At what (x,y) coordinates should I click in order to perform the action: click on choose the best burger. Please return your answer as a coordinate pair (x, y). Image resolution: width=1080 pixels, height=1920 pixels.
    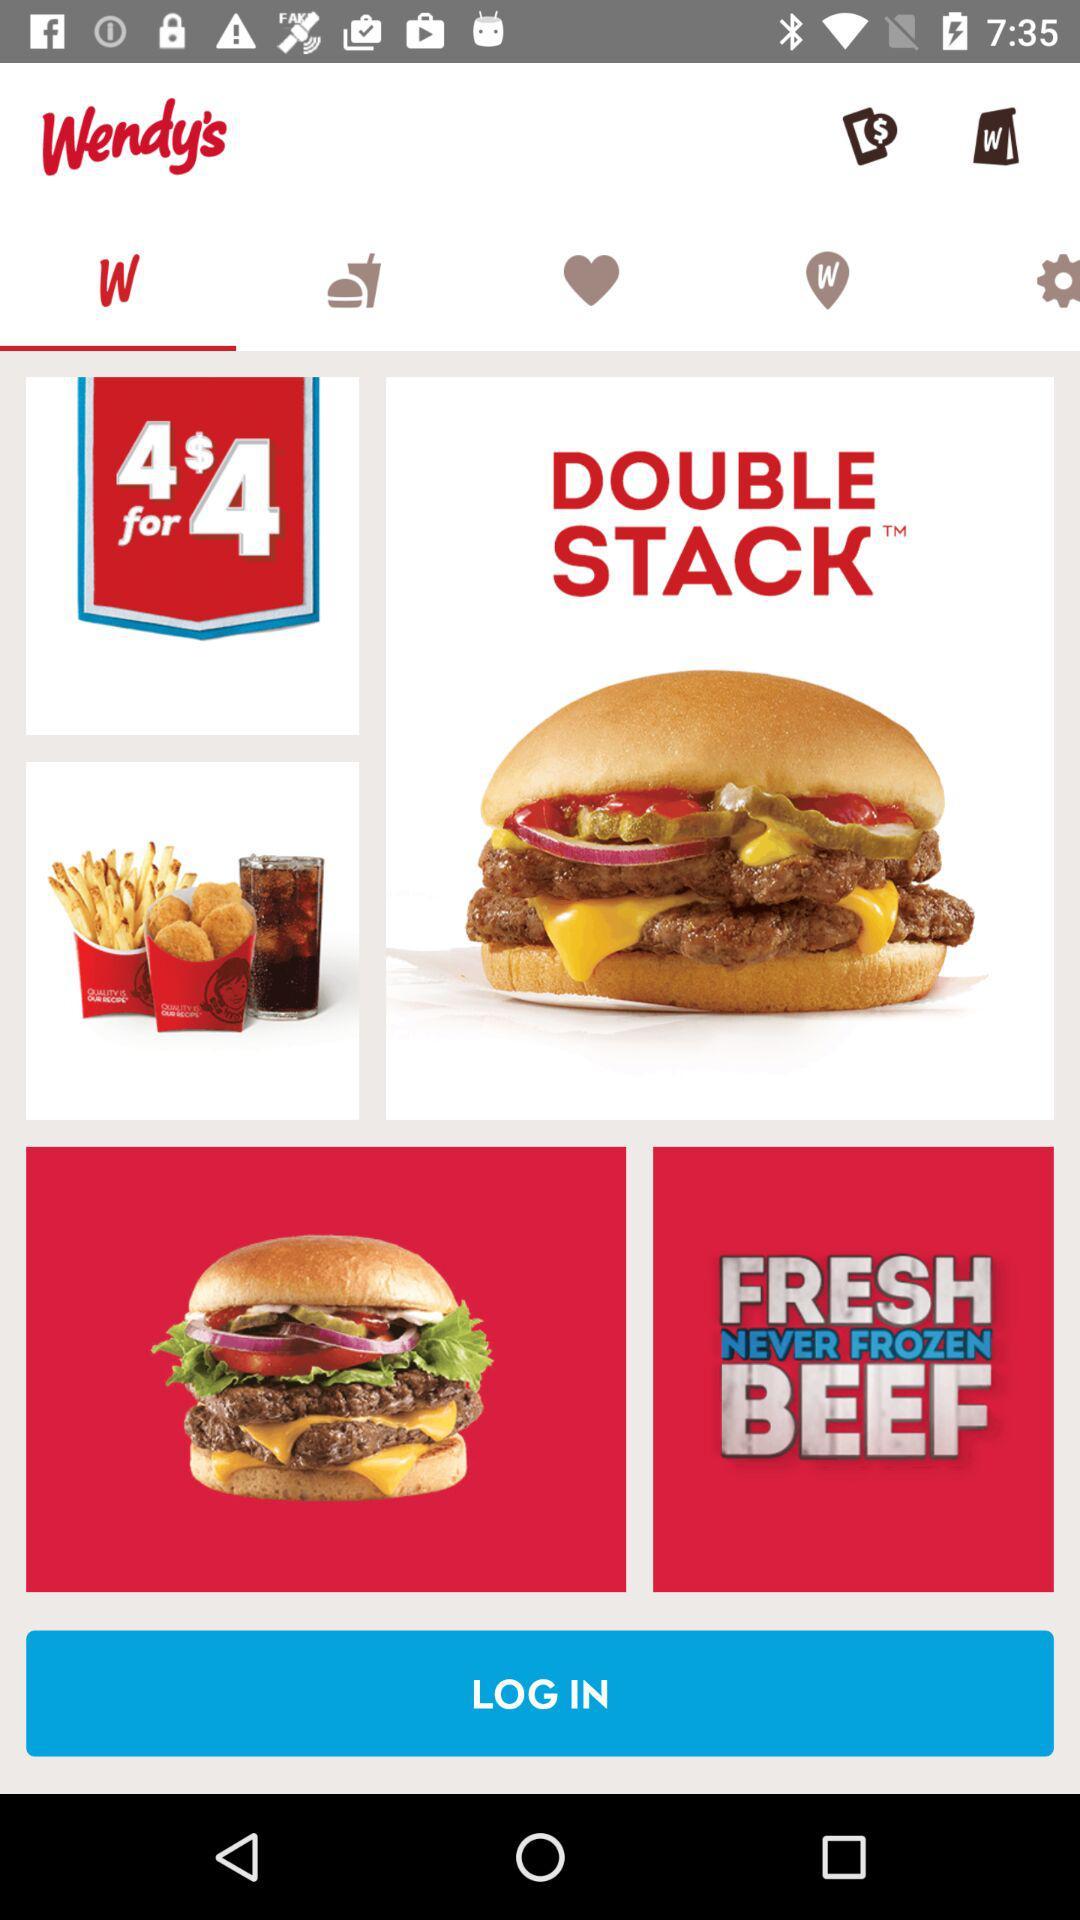
    Looking at the image, I should click on (353, 279).